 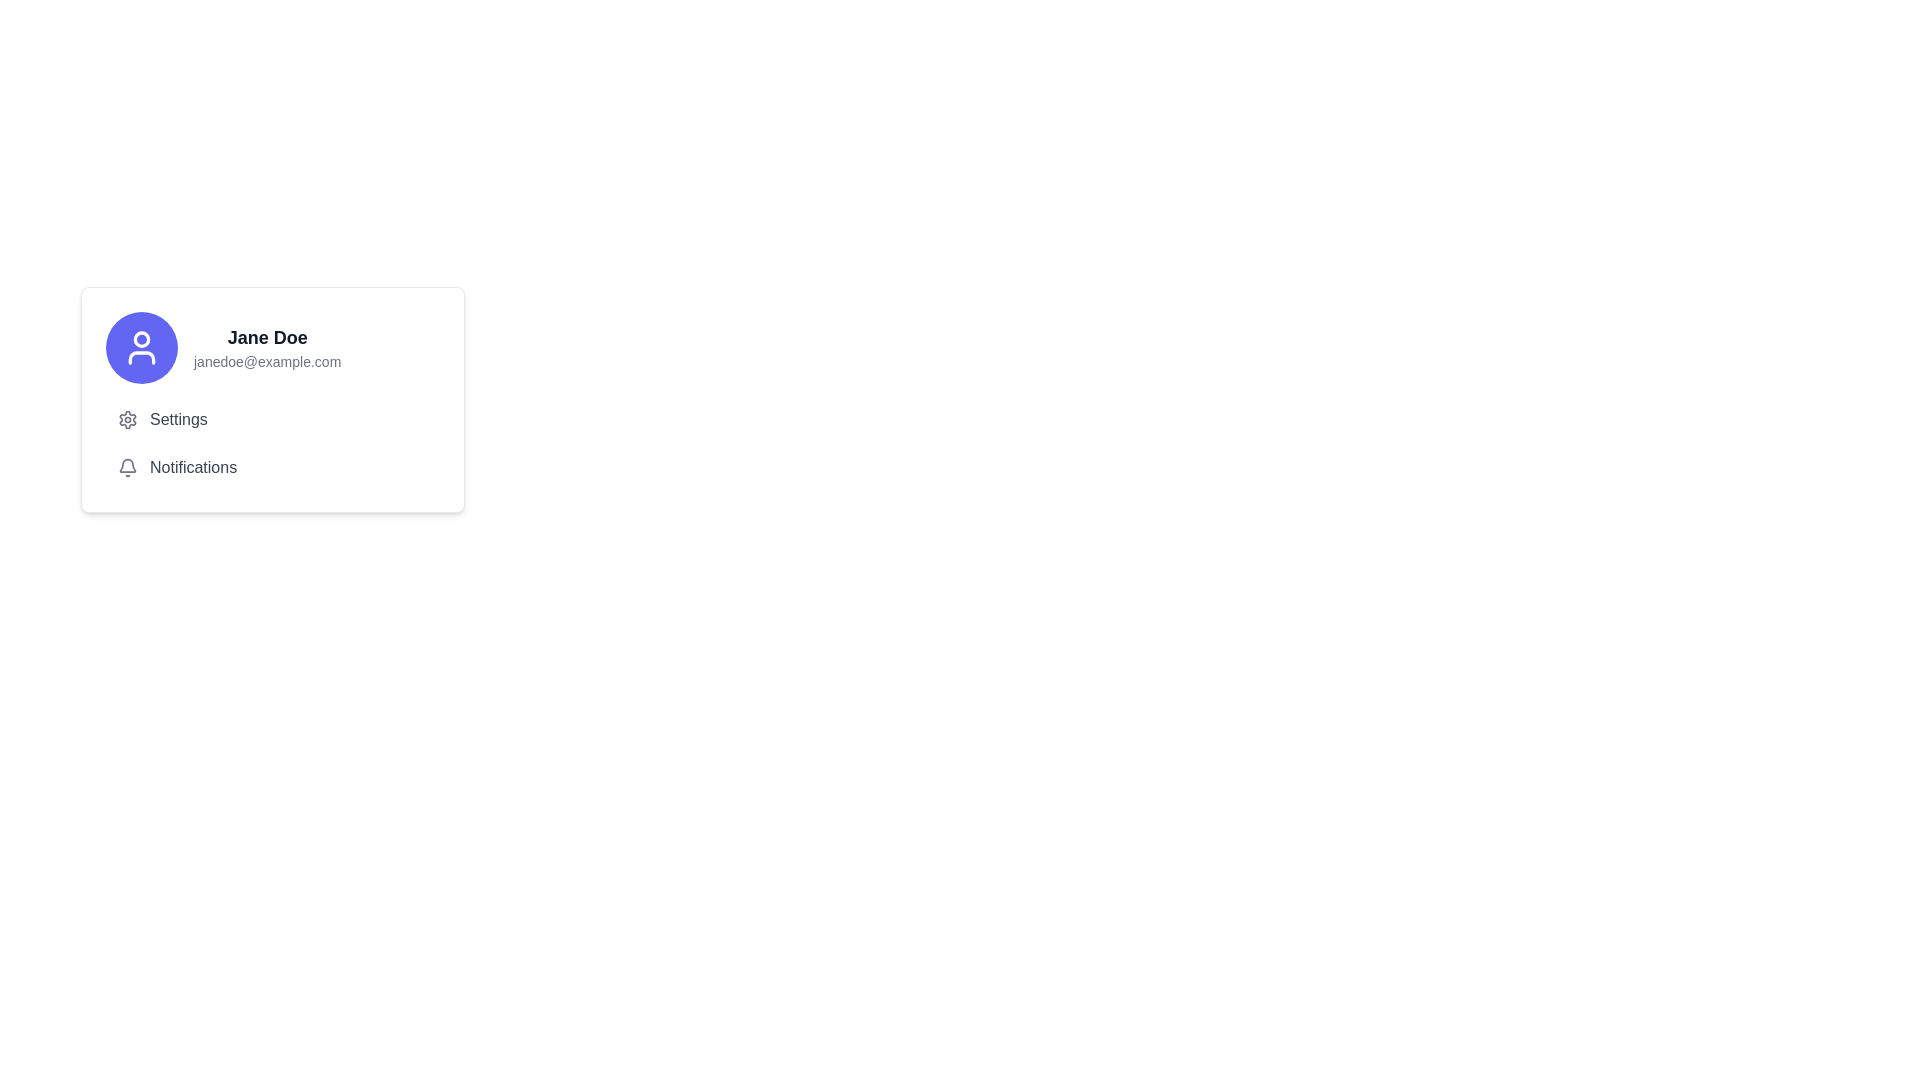 I want to click on the navigational button located in the middle of the card, below the 'Settings' option and above the bottom edge of the card, so click(x=272, y=467).